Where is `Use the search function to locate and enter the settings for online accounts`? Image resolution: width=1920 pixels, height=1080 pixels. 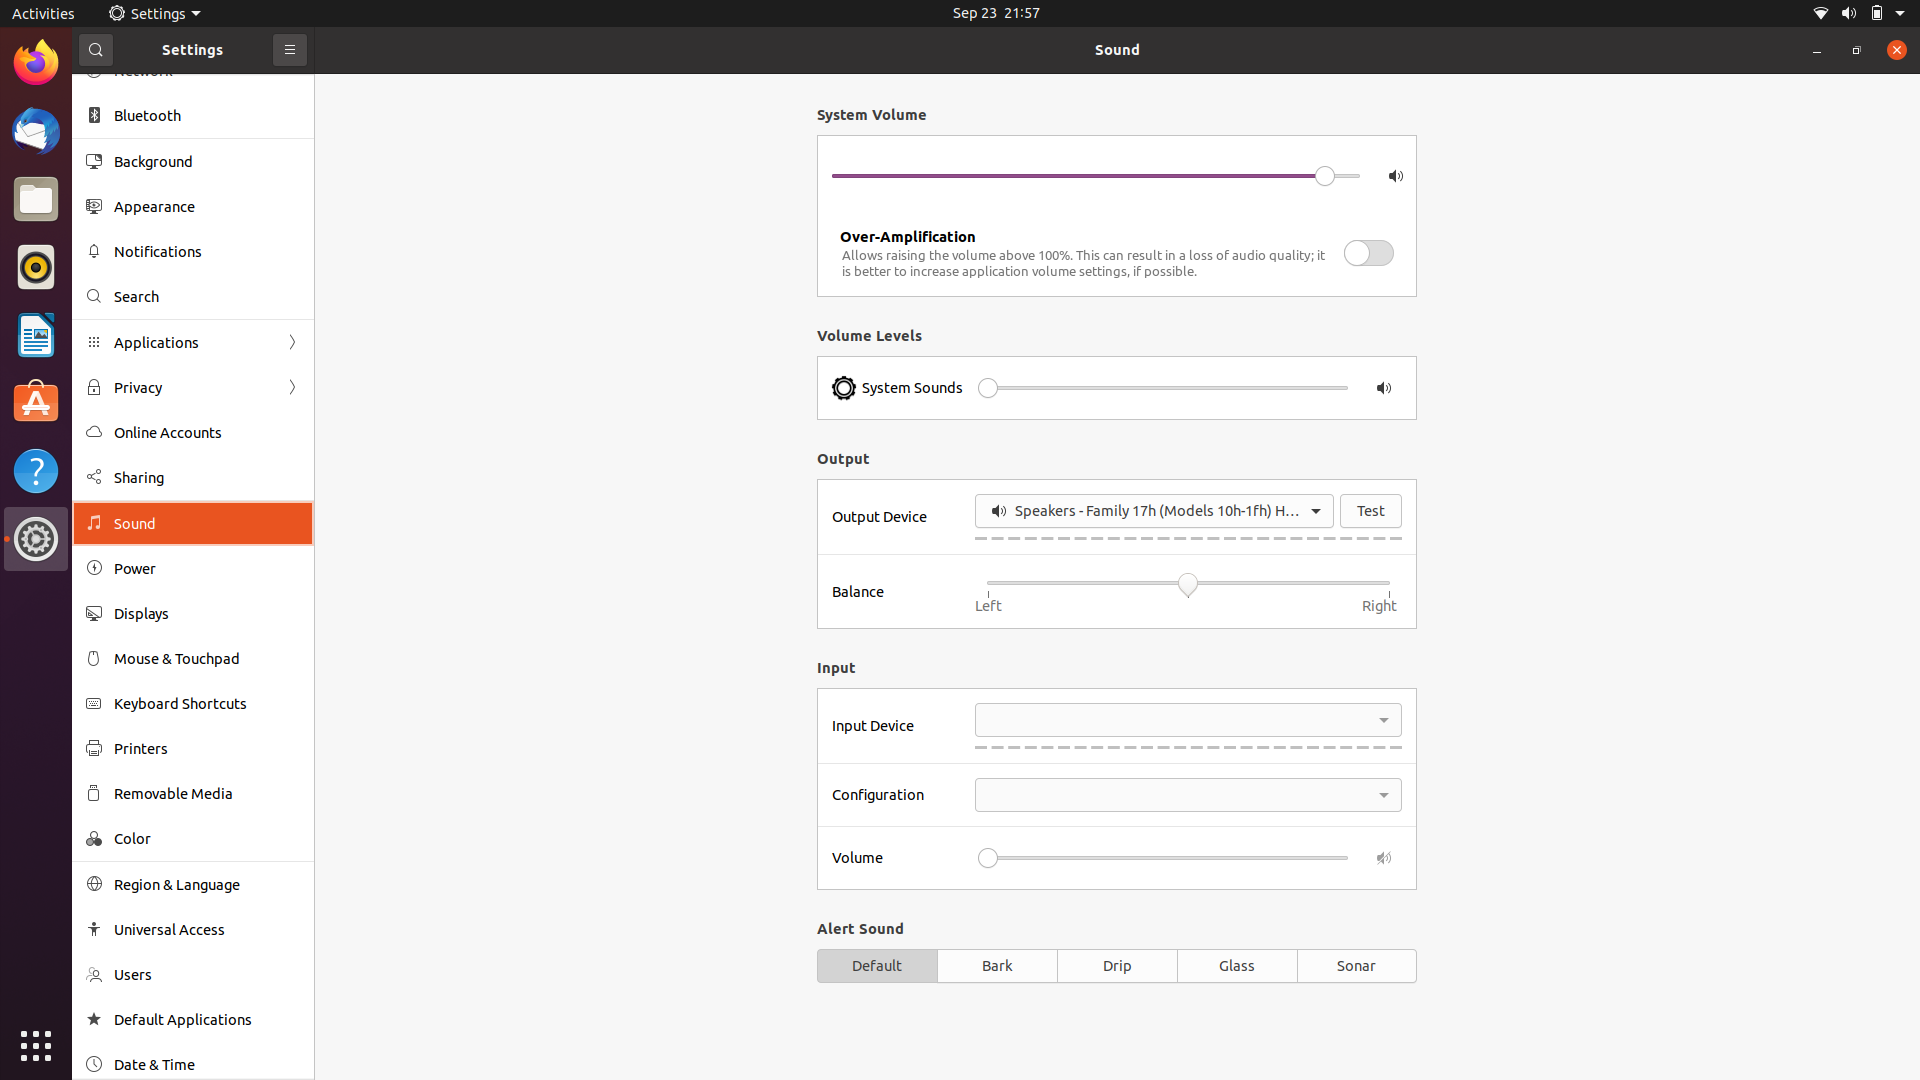 Use the search function to locate and enter the settings for online accounts is located at coordinates (191, 293).